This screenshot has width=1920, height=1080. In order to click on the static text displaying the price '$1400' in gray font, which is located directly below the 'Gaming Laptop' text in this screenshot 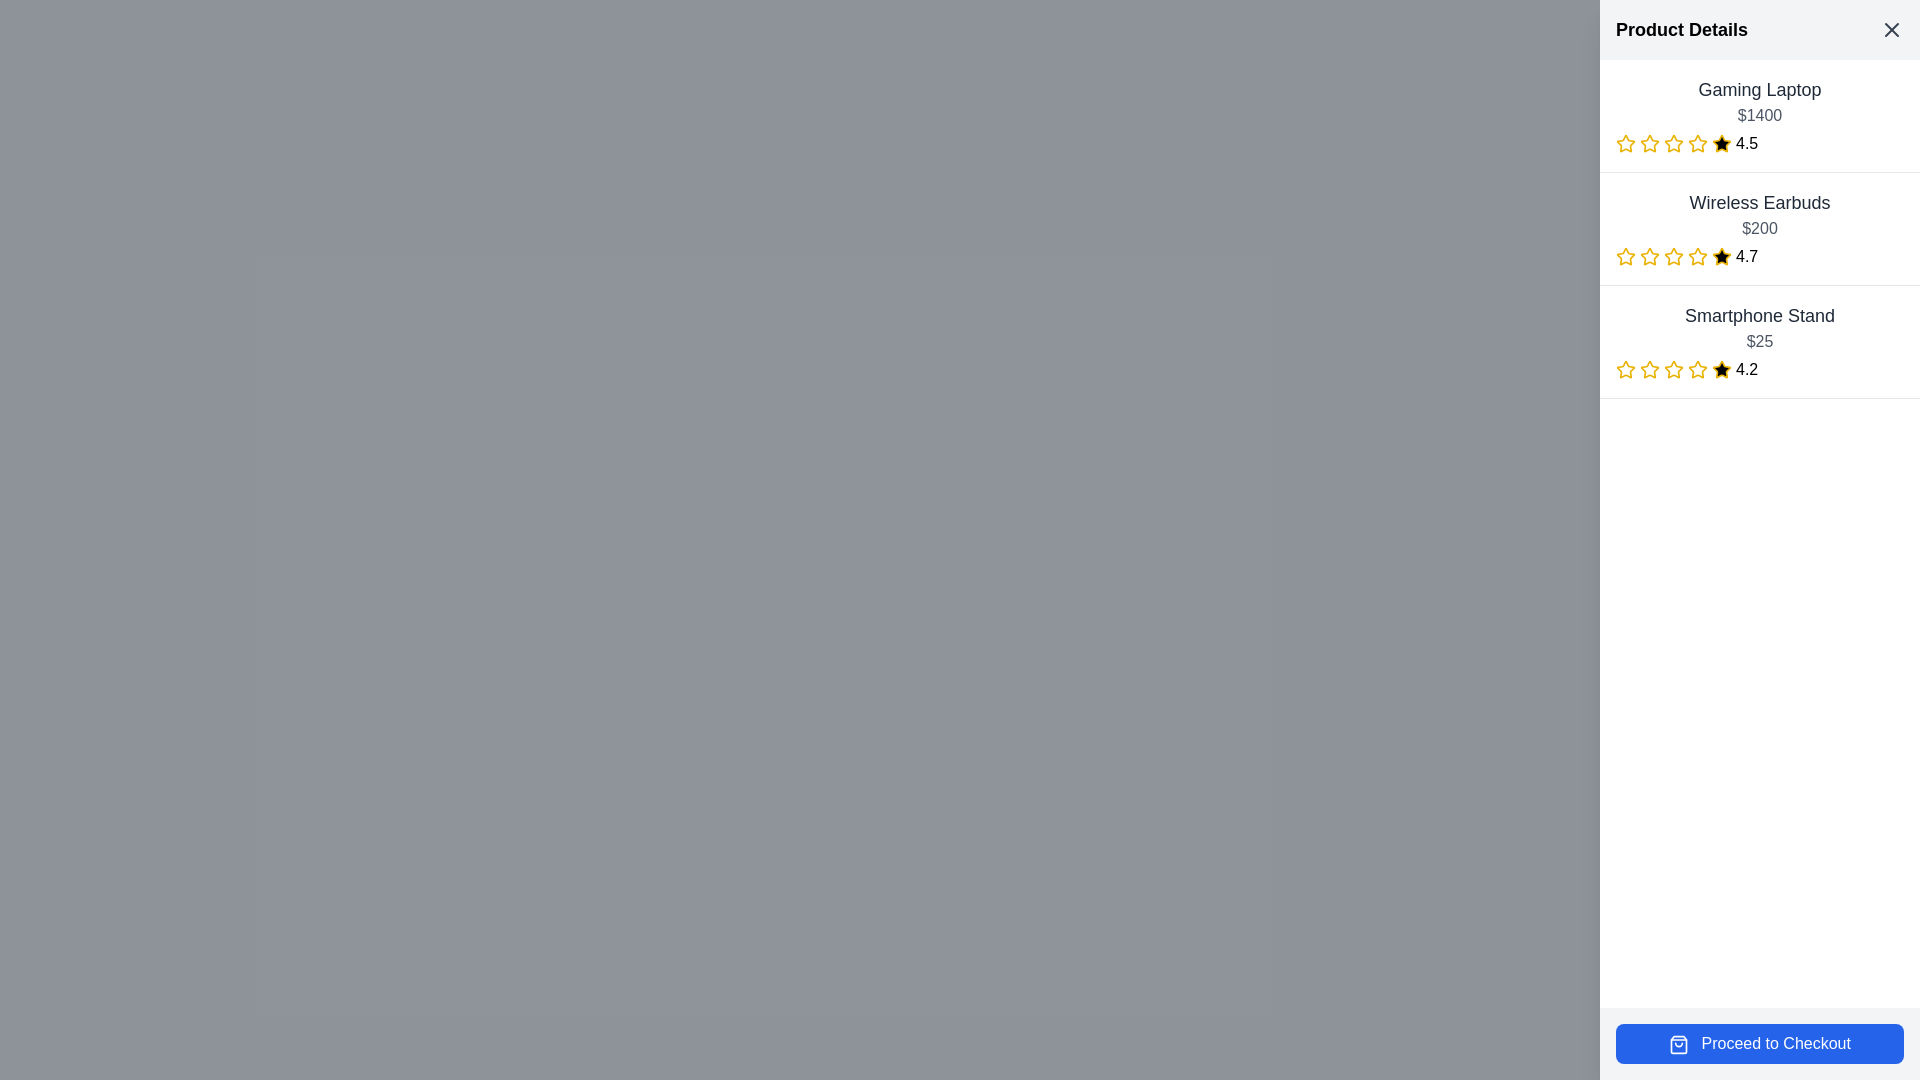, I will do `click(1760, 115)`.